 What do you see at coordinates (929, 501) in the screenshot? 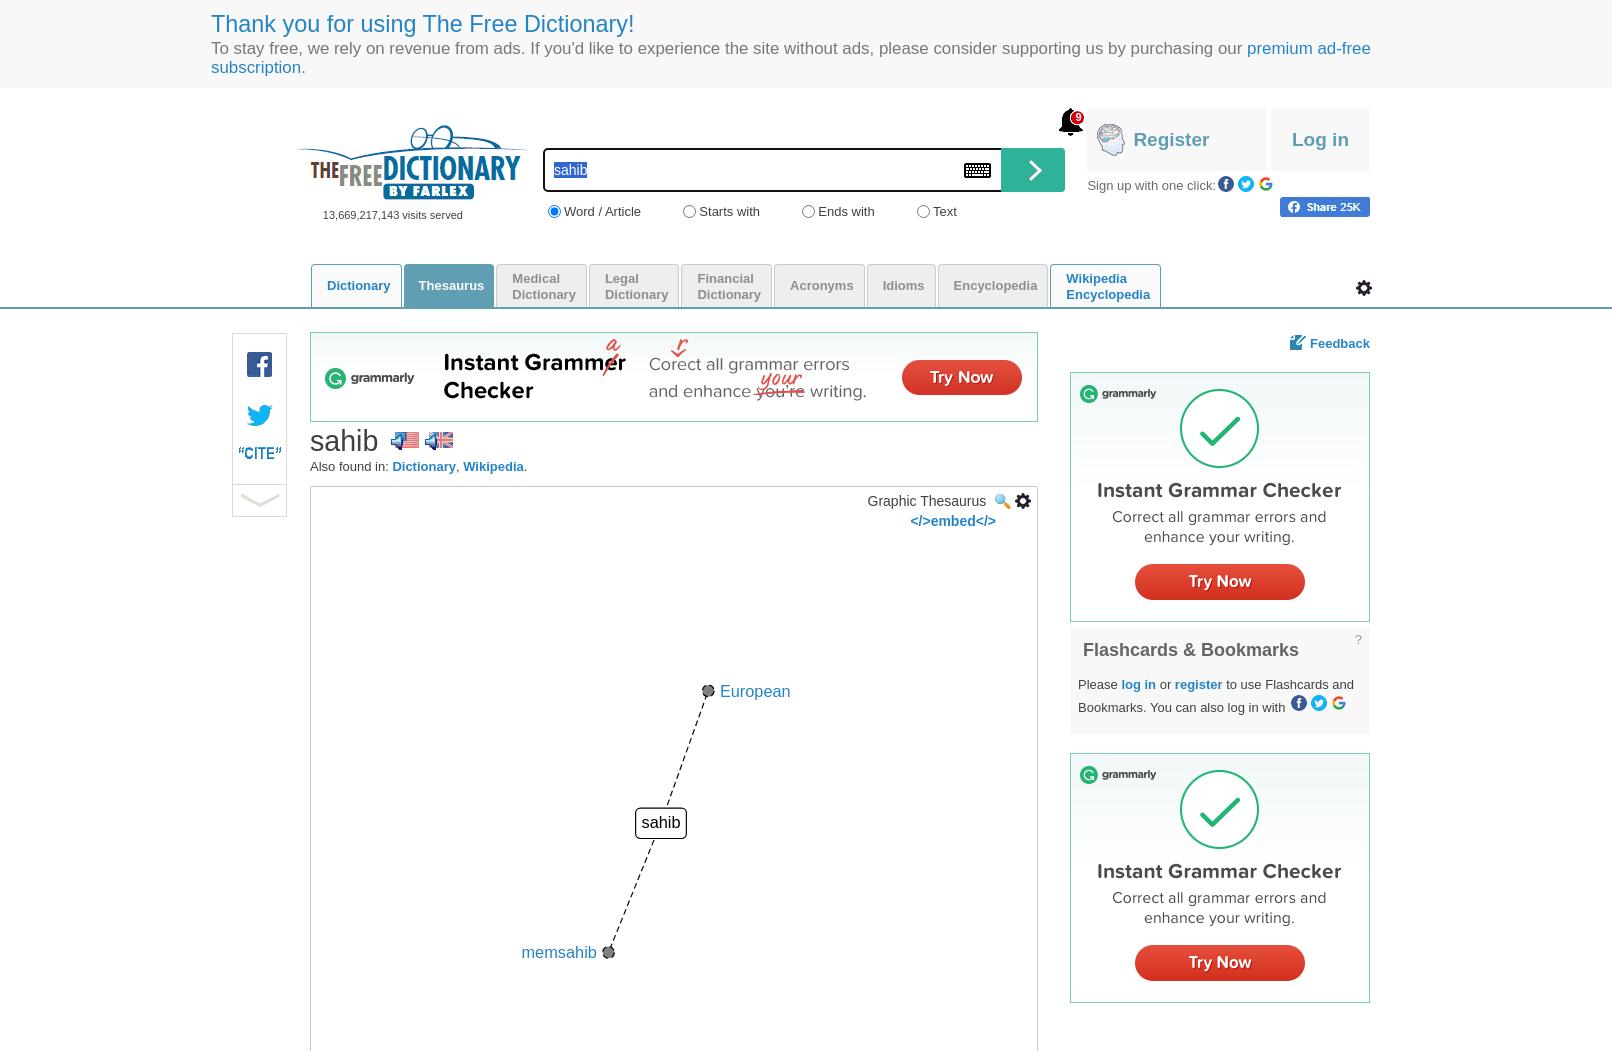
I see `'Graphic Thesaurus'` at bounding box center [929, 501].